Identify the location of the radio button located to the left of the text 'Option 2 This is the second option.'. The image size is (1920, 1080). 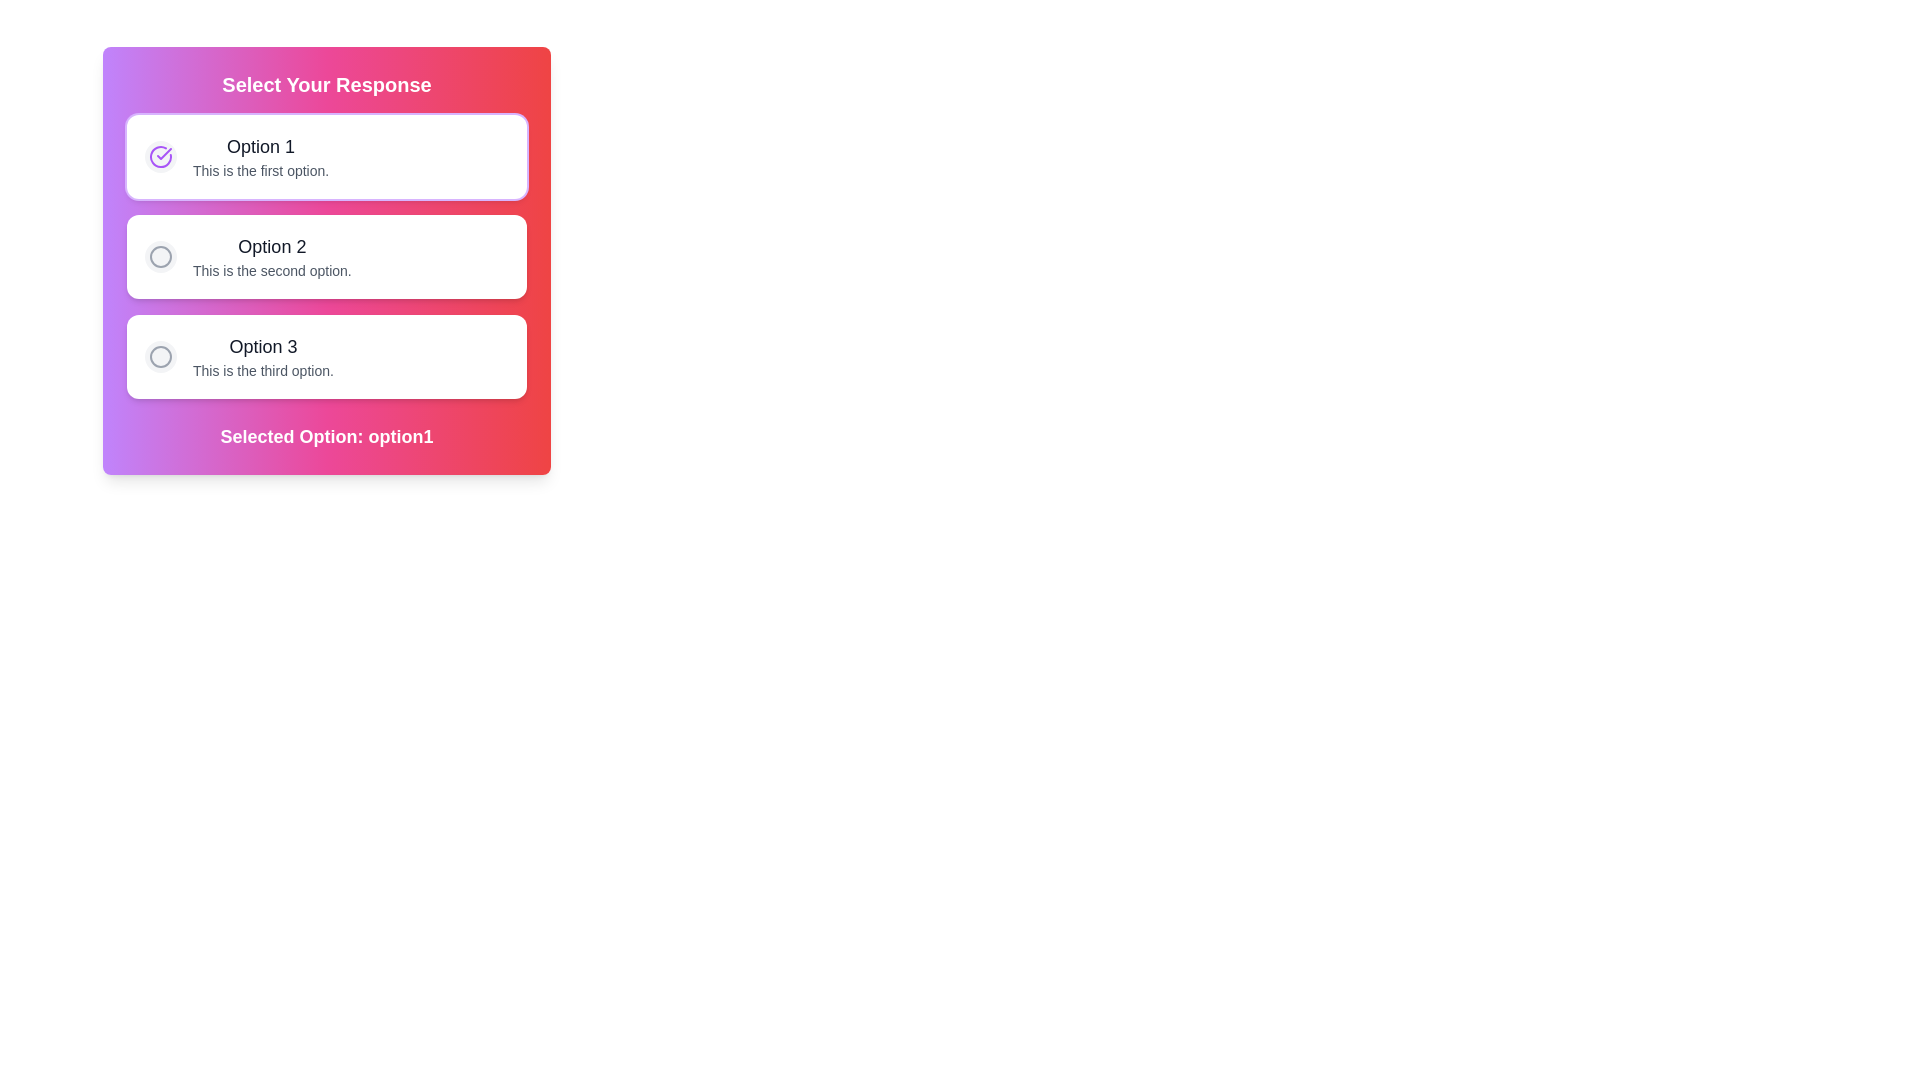
(161, 256).